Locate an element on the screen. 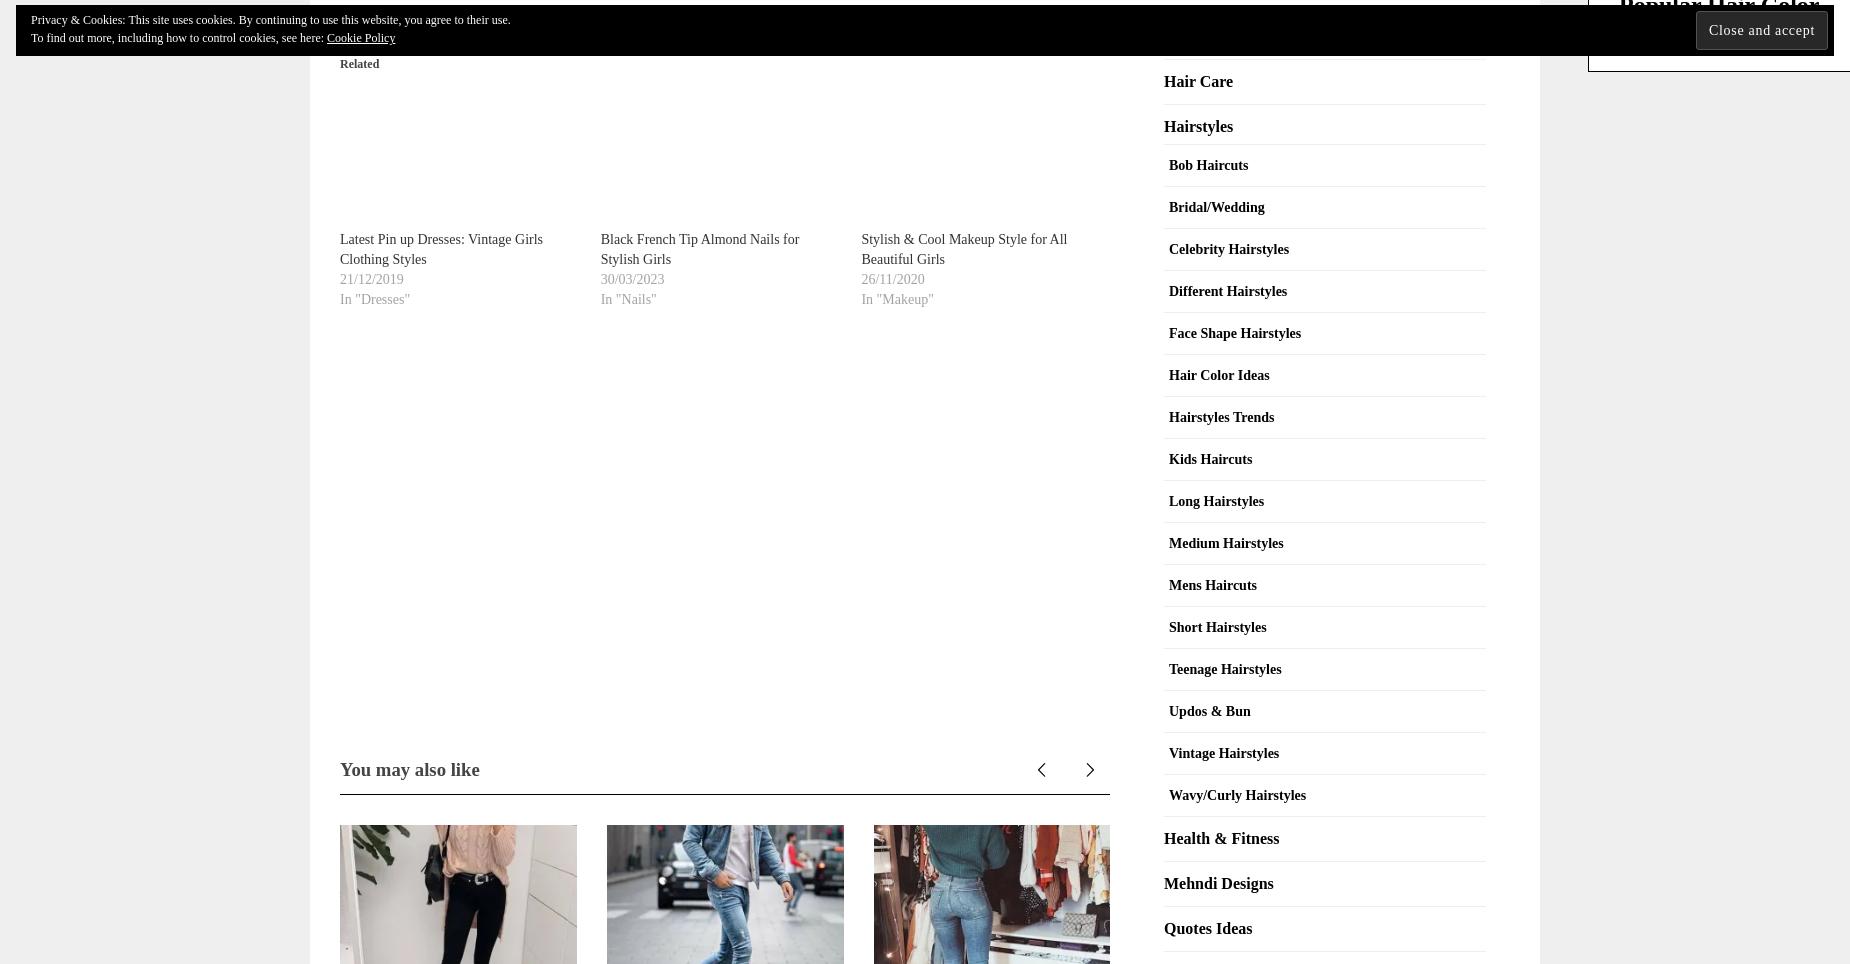  'Celebrity Hairstyles' is located at coordinates (1227, 247).